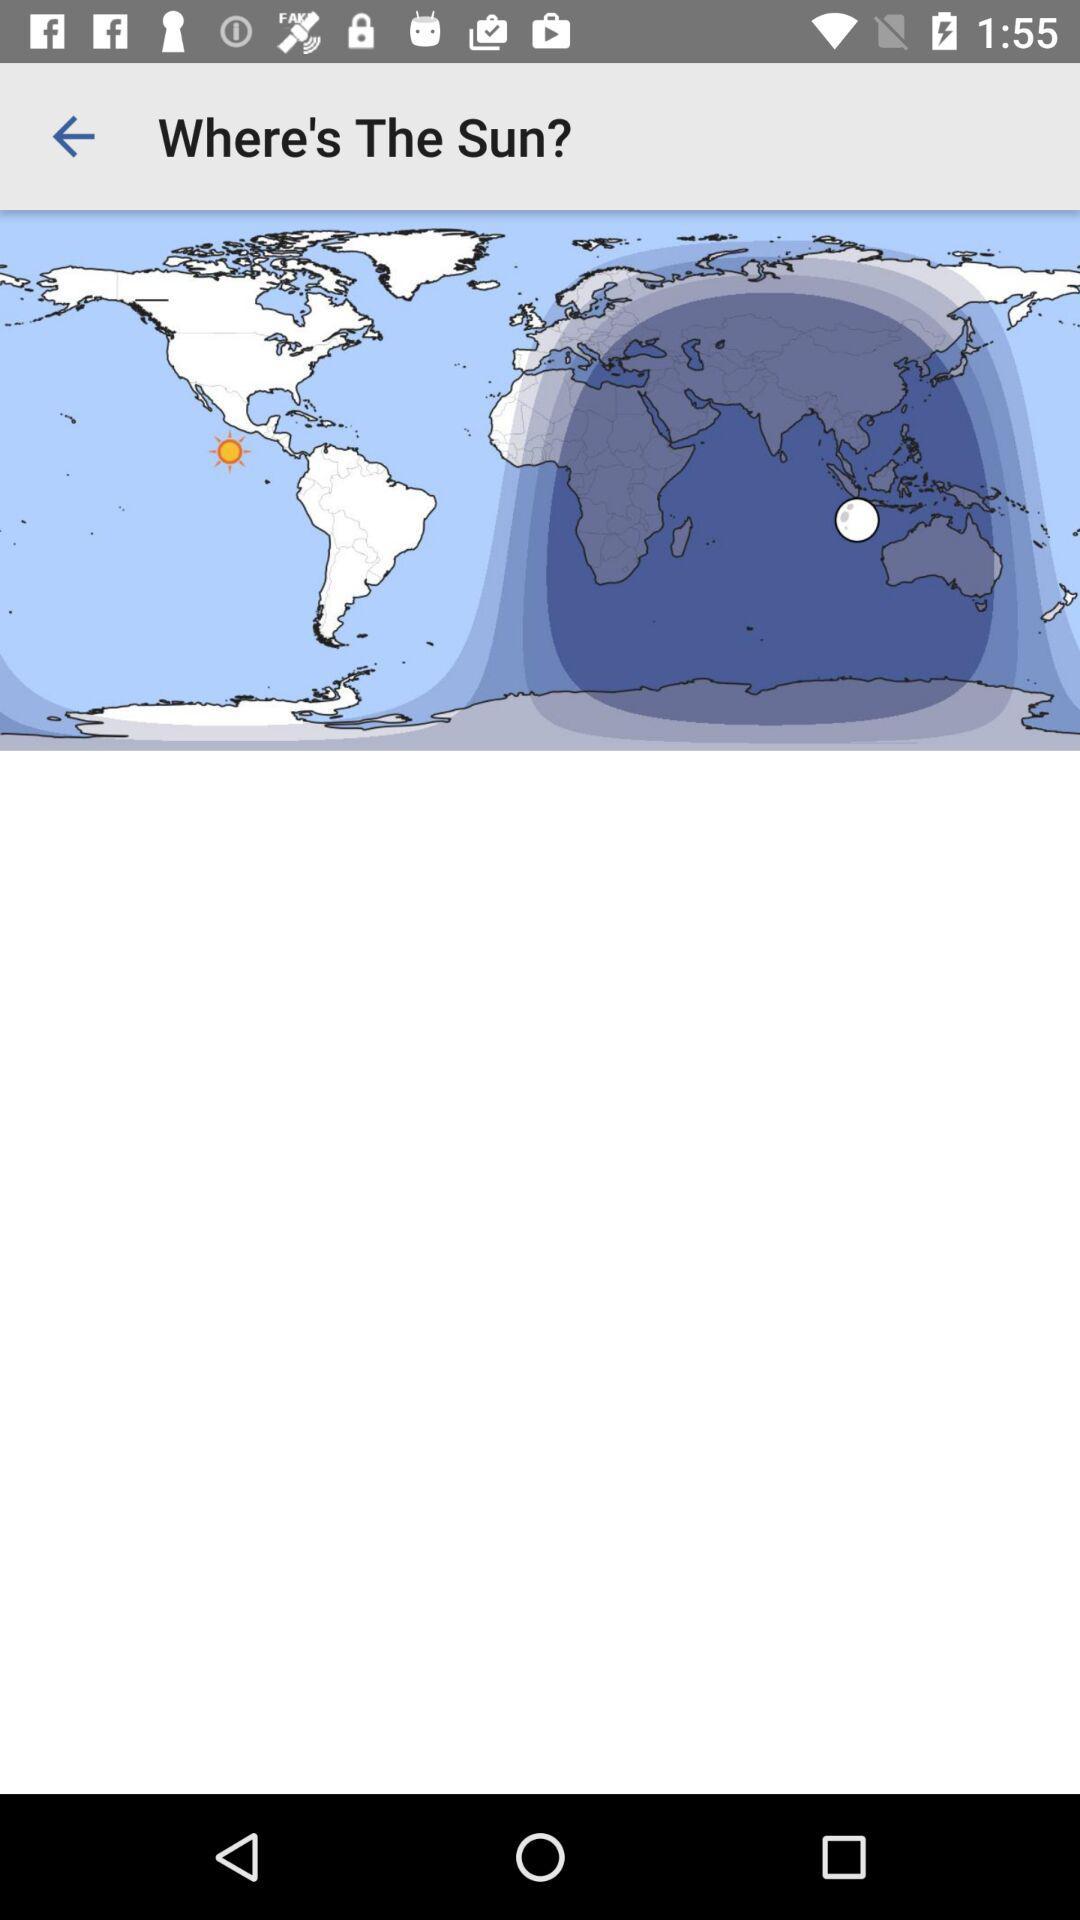 This screenshot has height=1920, width=1080. I want to click on weather page, so click(540, 935).